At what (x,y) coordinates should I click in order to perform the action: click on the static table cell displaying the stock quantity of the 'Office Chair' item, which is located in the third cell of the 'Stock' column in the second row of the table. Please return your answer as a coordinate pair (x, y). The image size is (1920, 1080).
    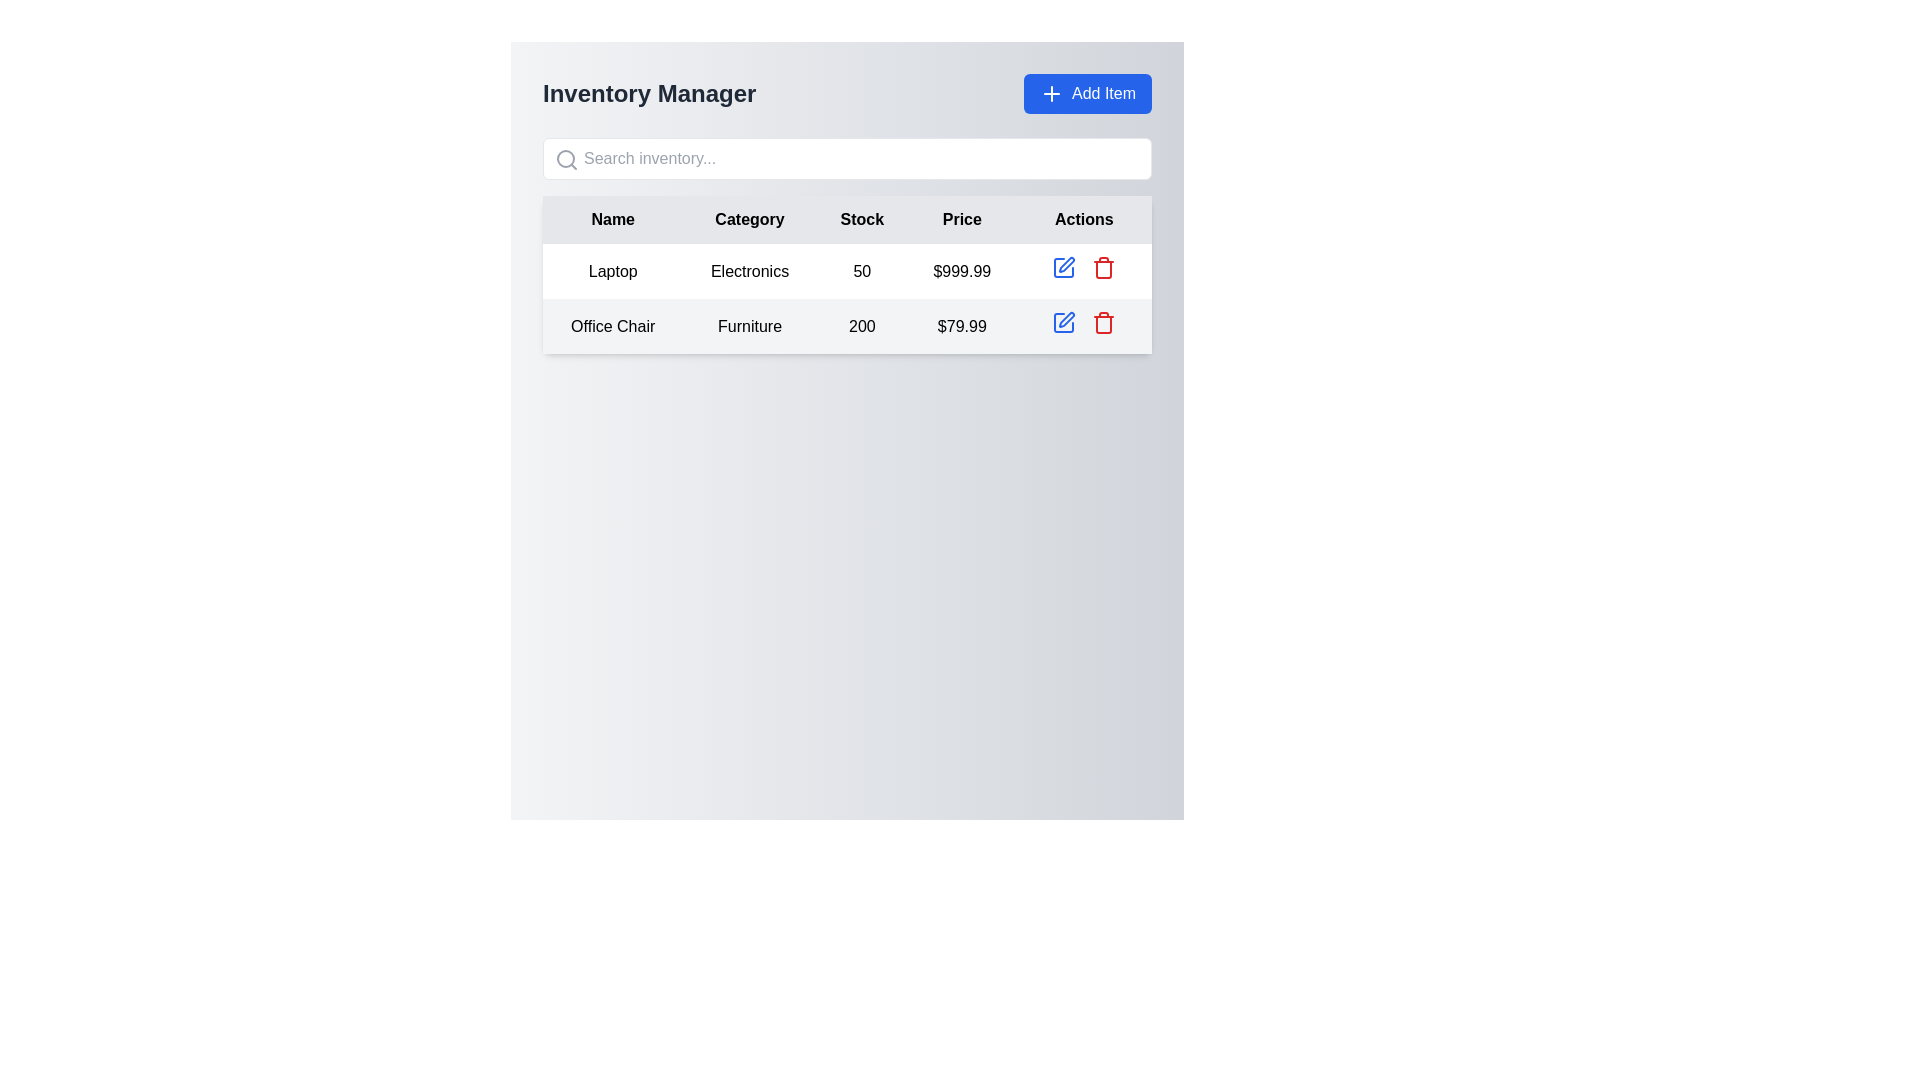
    Looking at the image, I should click on (862, 325).